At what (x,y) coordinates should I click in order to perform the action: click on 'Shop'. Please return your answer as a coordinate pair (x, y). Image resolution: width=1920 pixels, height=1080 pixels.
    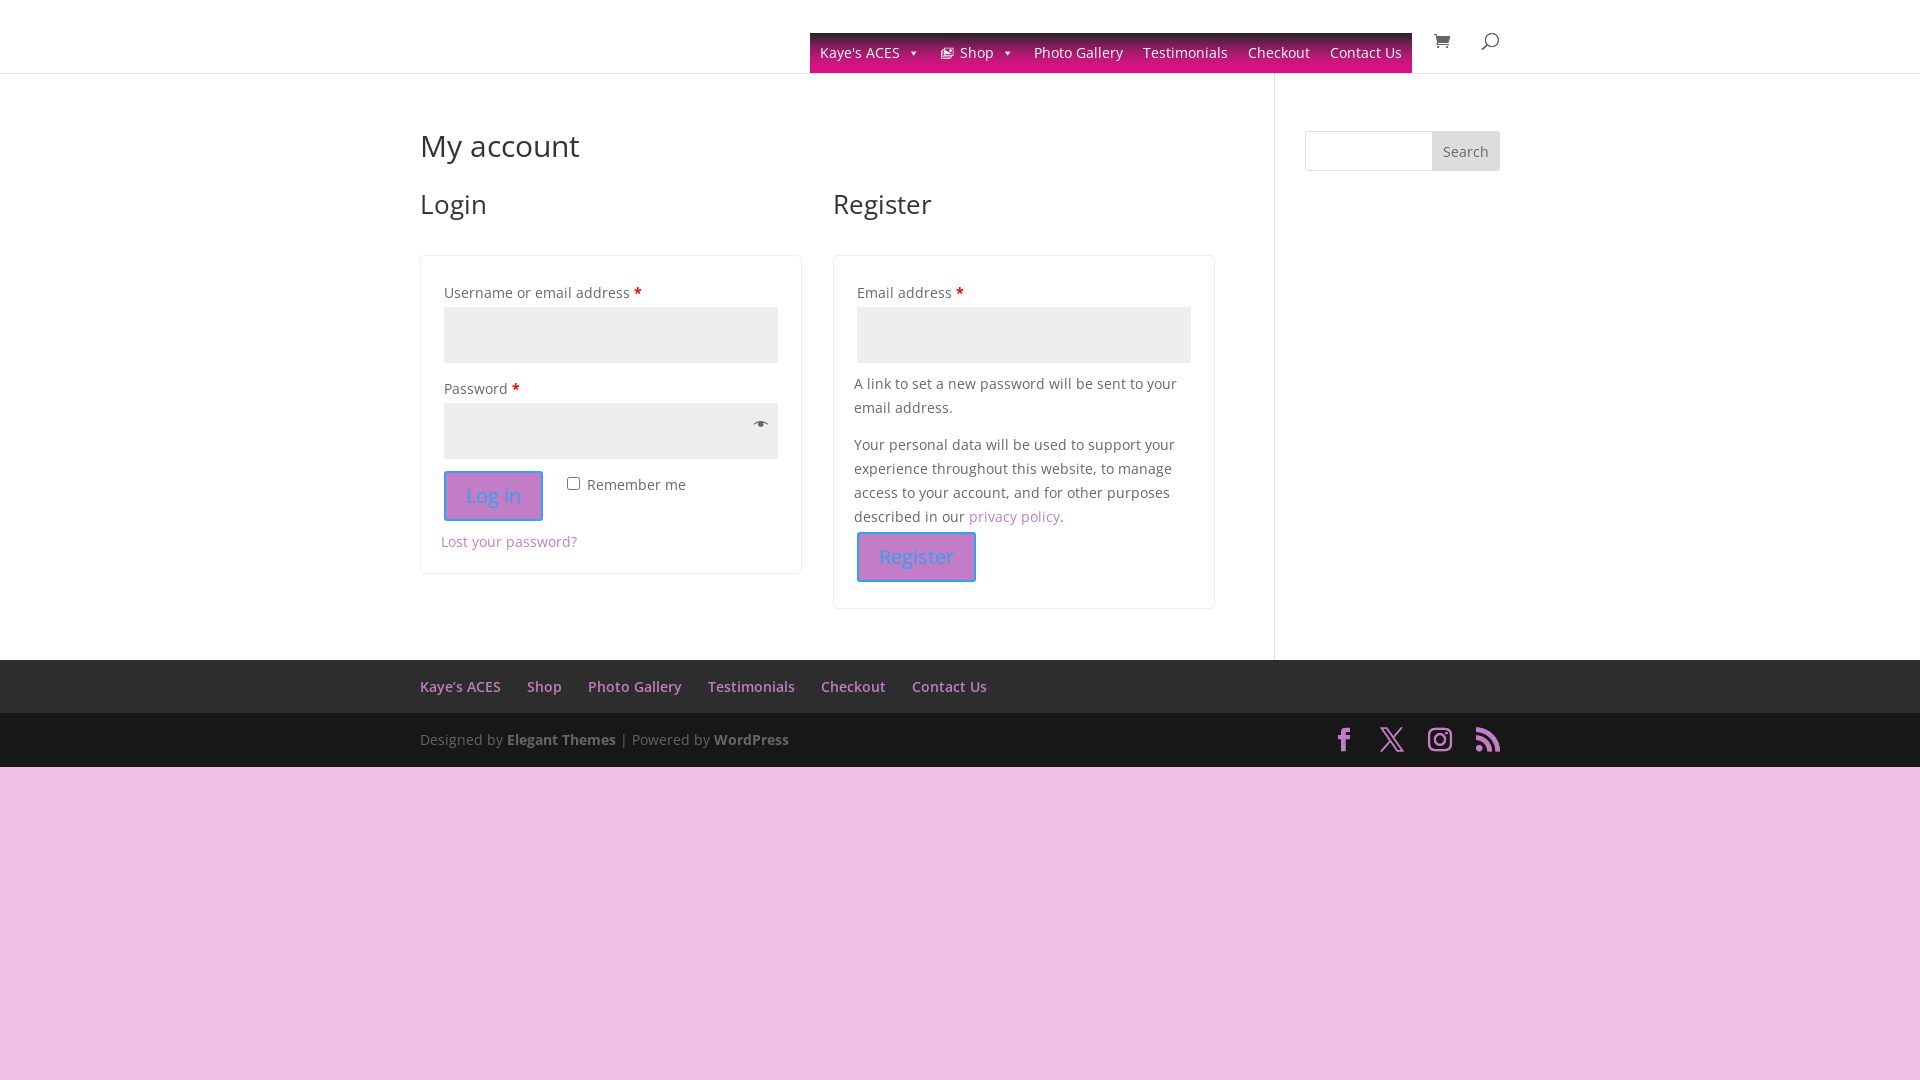
    Looking at the image, I should click on (977, 52).